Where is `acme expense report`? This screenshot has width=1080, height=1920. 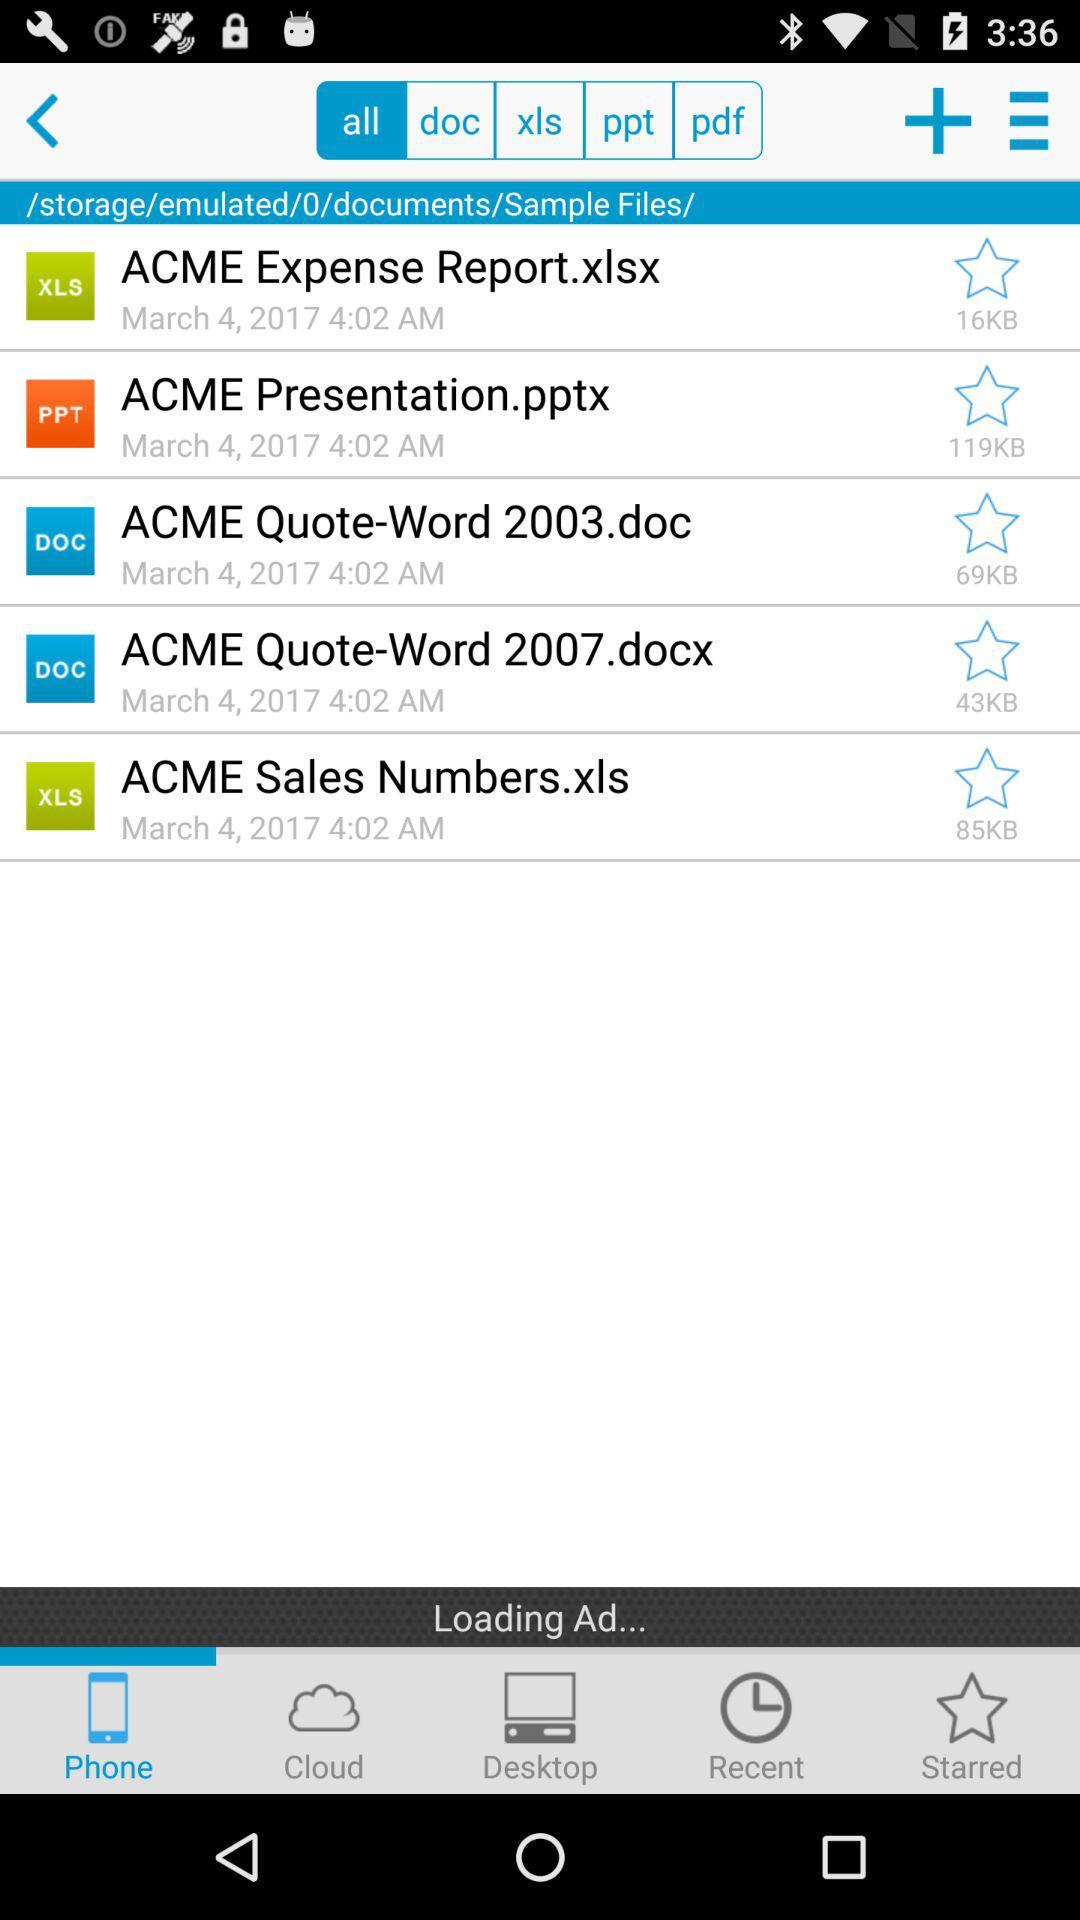
acme expense report is located at coordinates (986, 267).